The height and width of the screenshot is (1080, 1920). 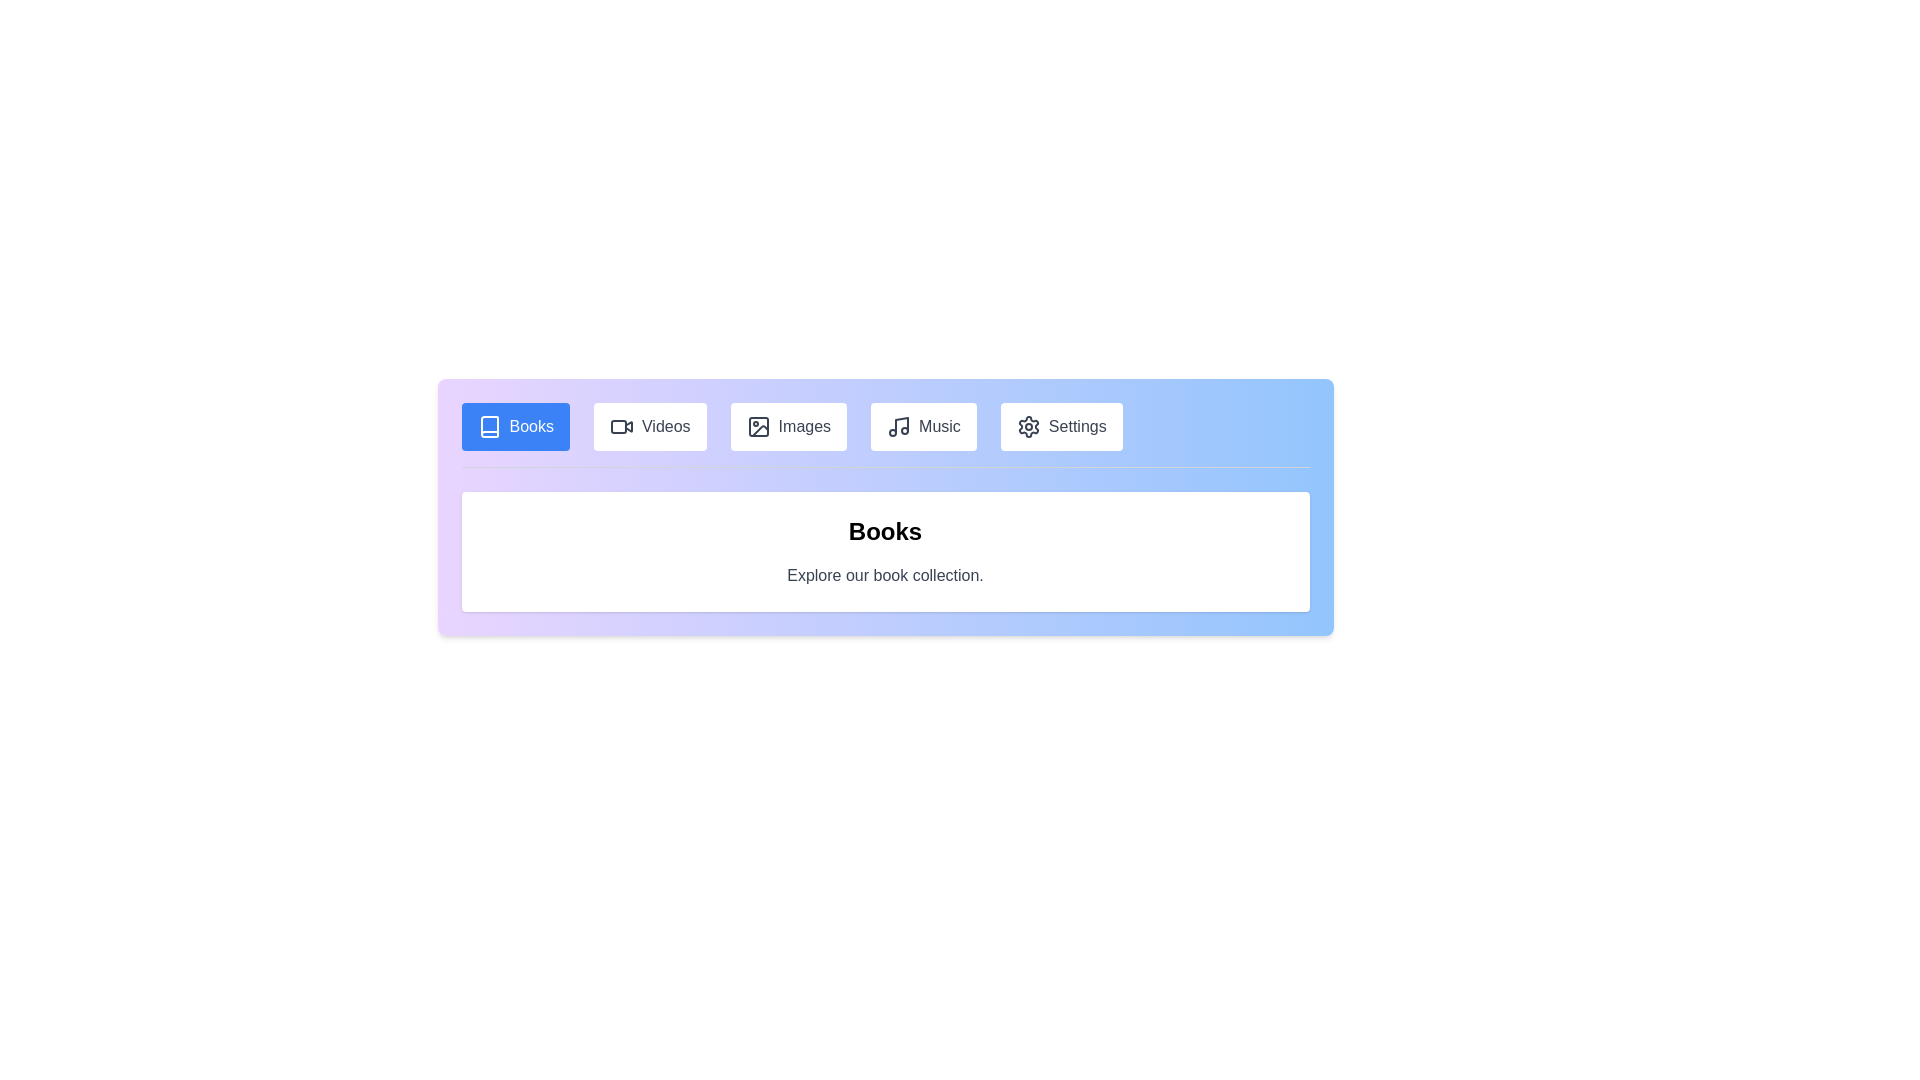 What do you see at coordinates (787, 426) in the screenshot?
I see `the tab labeled Images to navigate to its content` at bounding box center [787, 426].